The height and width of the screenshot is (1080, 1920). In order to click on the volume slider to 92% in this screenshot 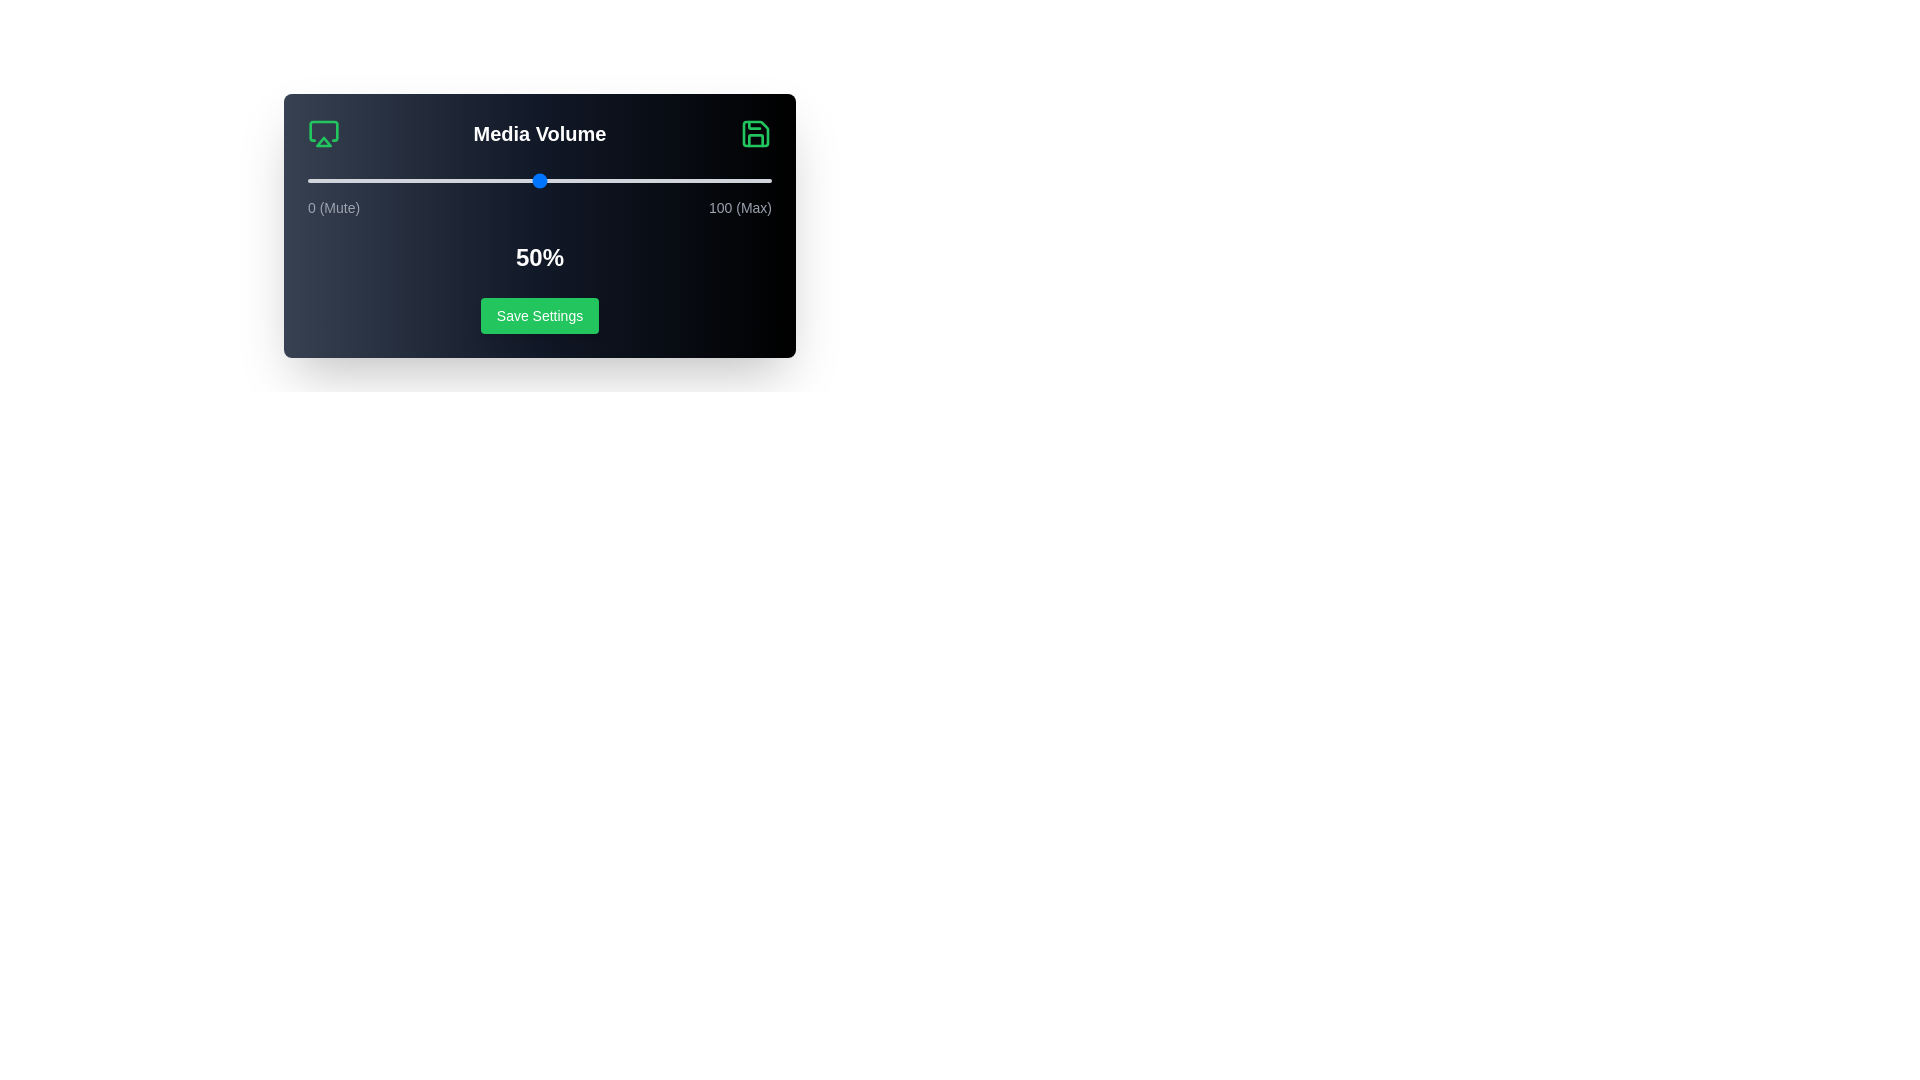, I will do `click(733, 181)`.